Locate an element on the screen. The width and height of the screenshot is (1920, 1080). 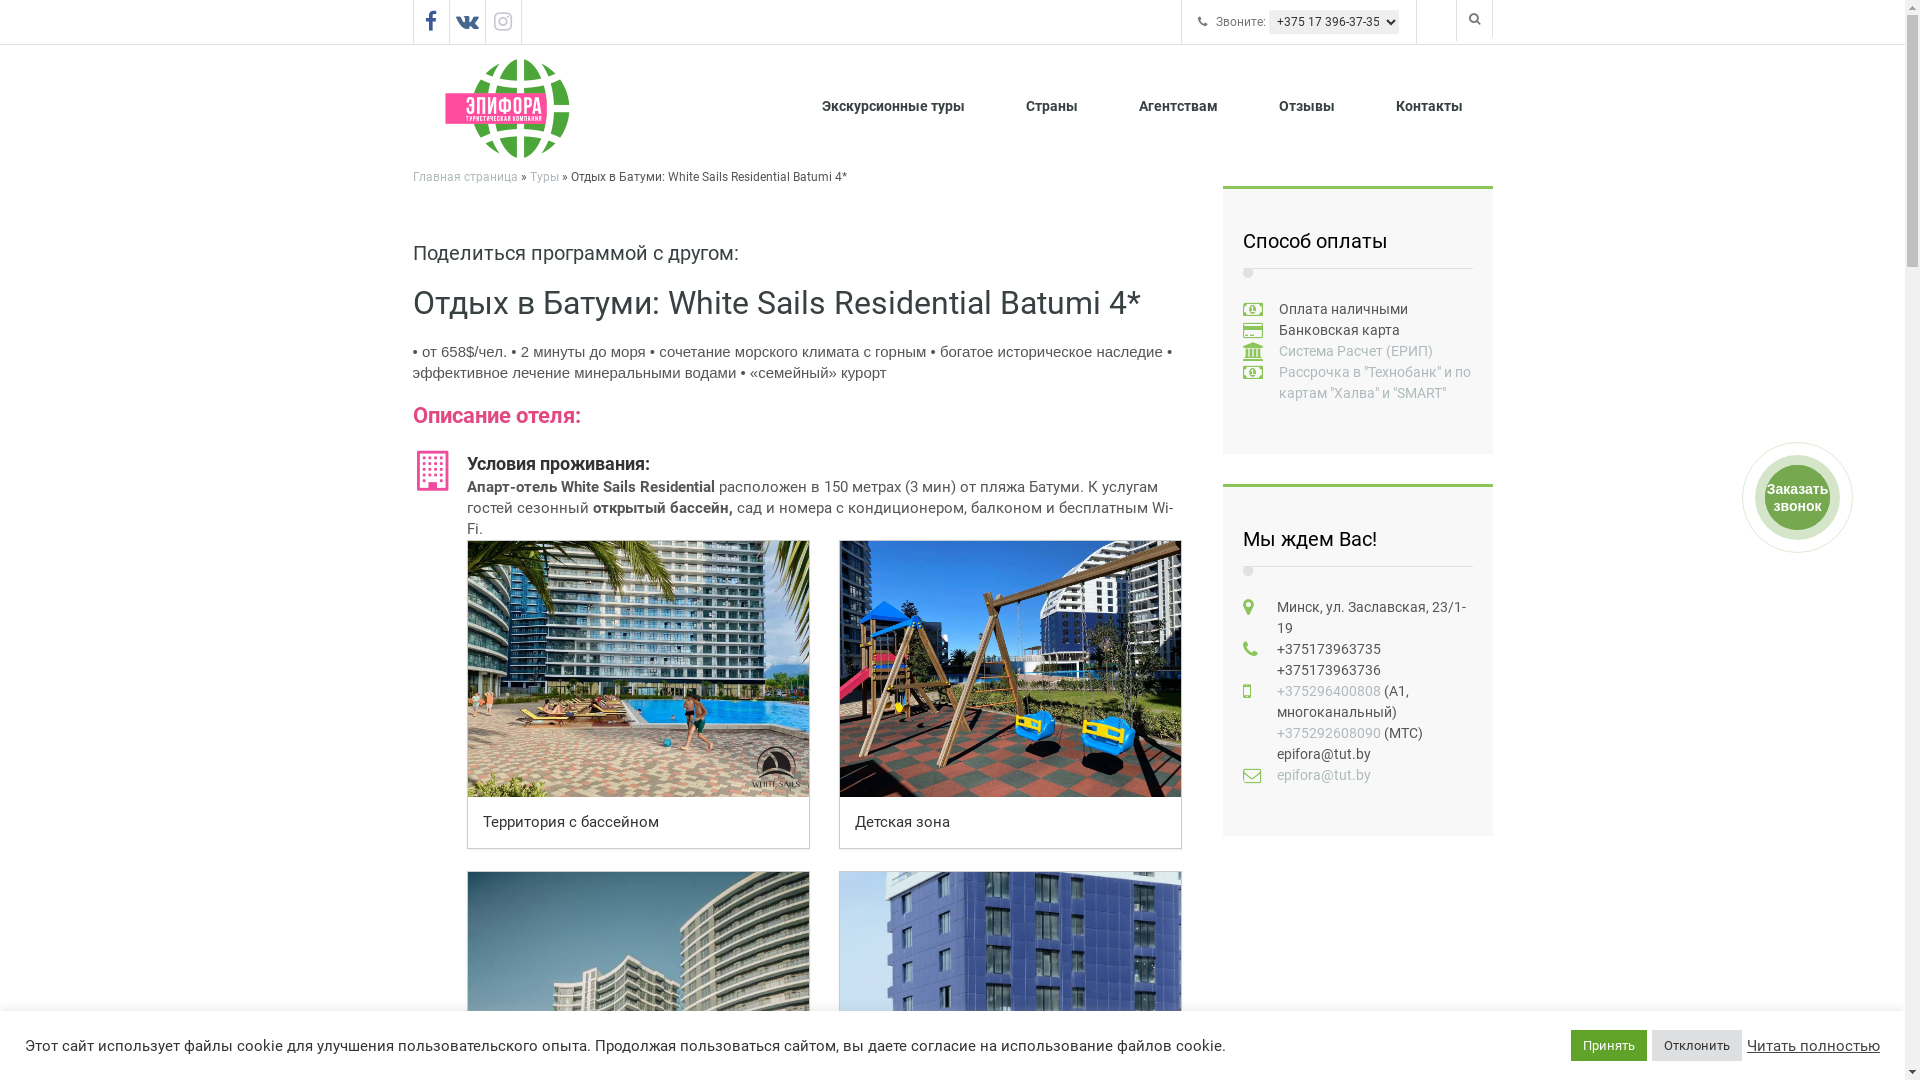
'epifora@tut.by' is located at coordinates (1323, 774).